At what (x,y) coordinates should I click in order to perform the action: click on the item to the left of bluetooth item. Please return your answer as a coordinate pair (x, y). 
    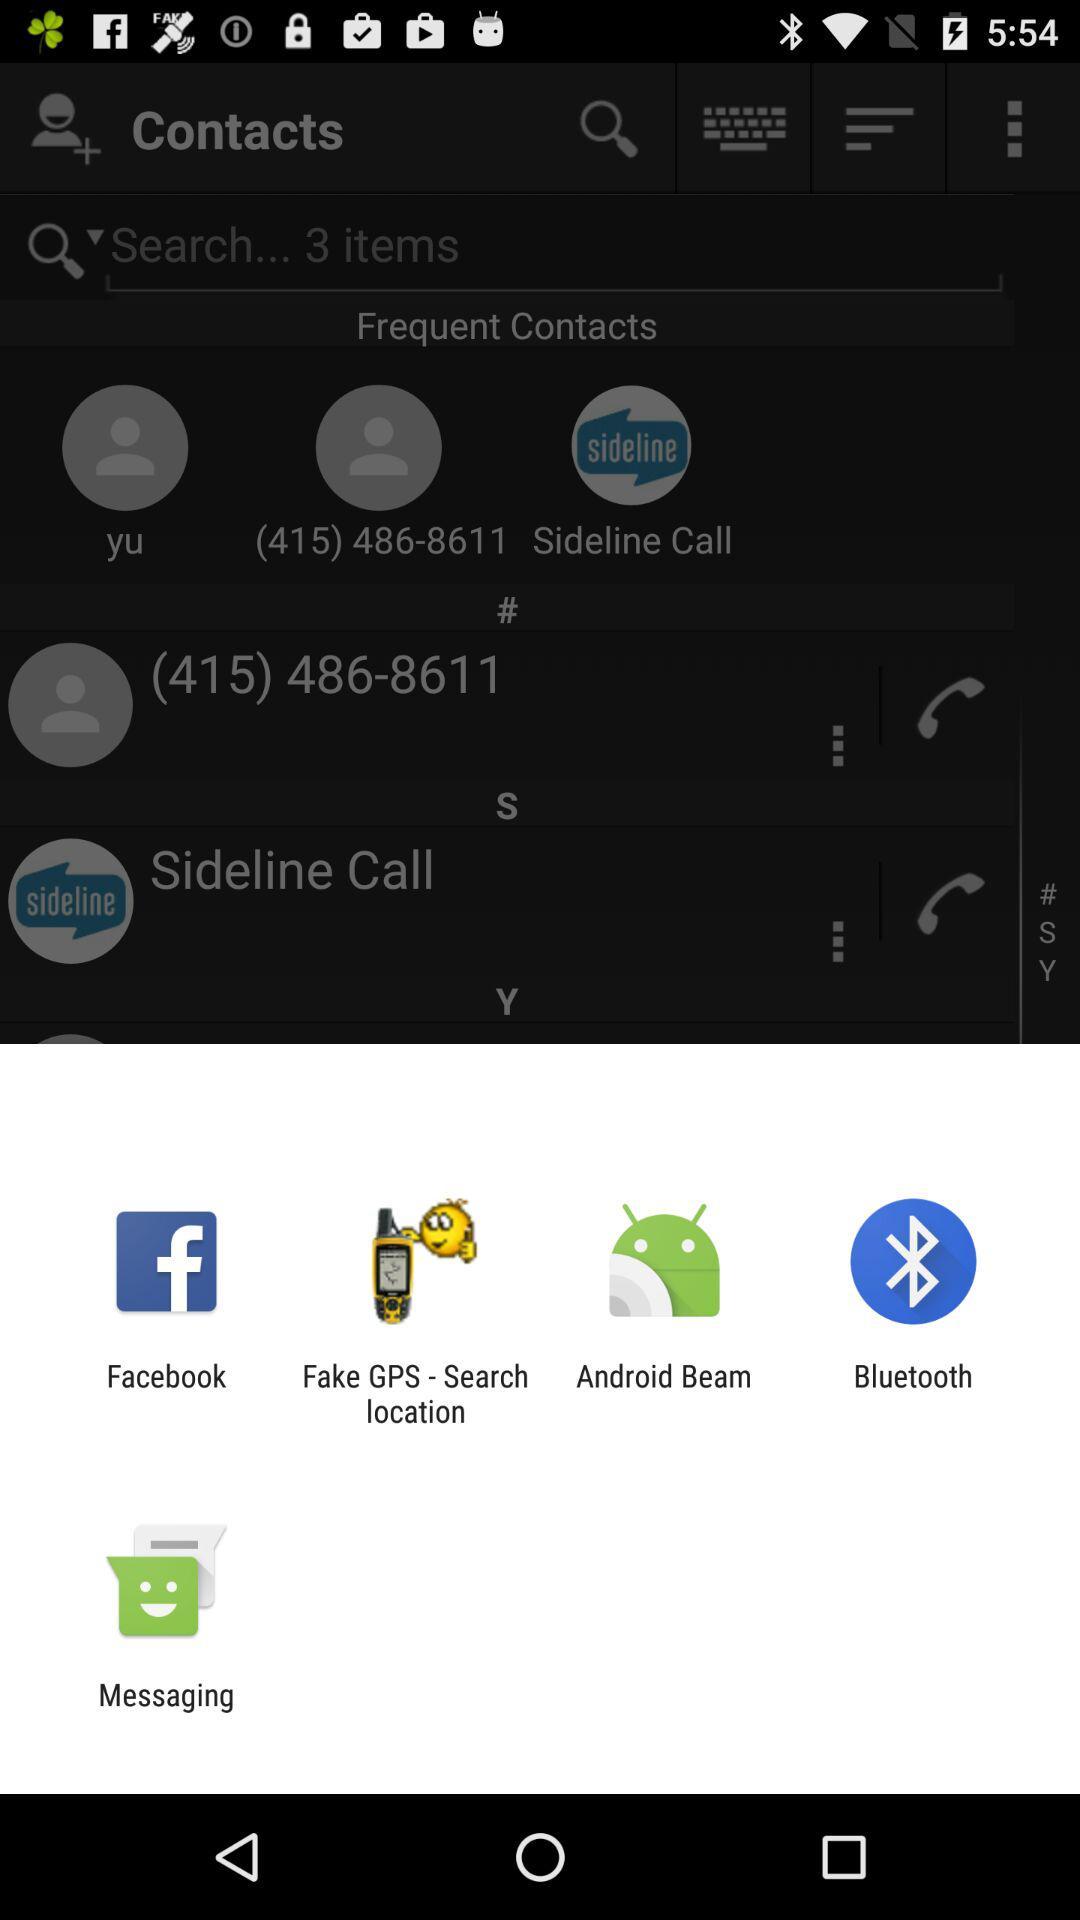
    Looking at the image, I should click on (664, 1392).